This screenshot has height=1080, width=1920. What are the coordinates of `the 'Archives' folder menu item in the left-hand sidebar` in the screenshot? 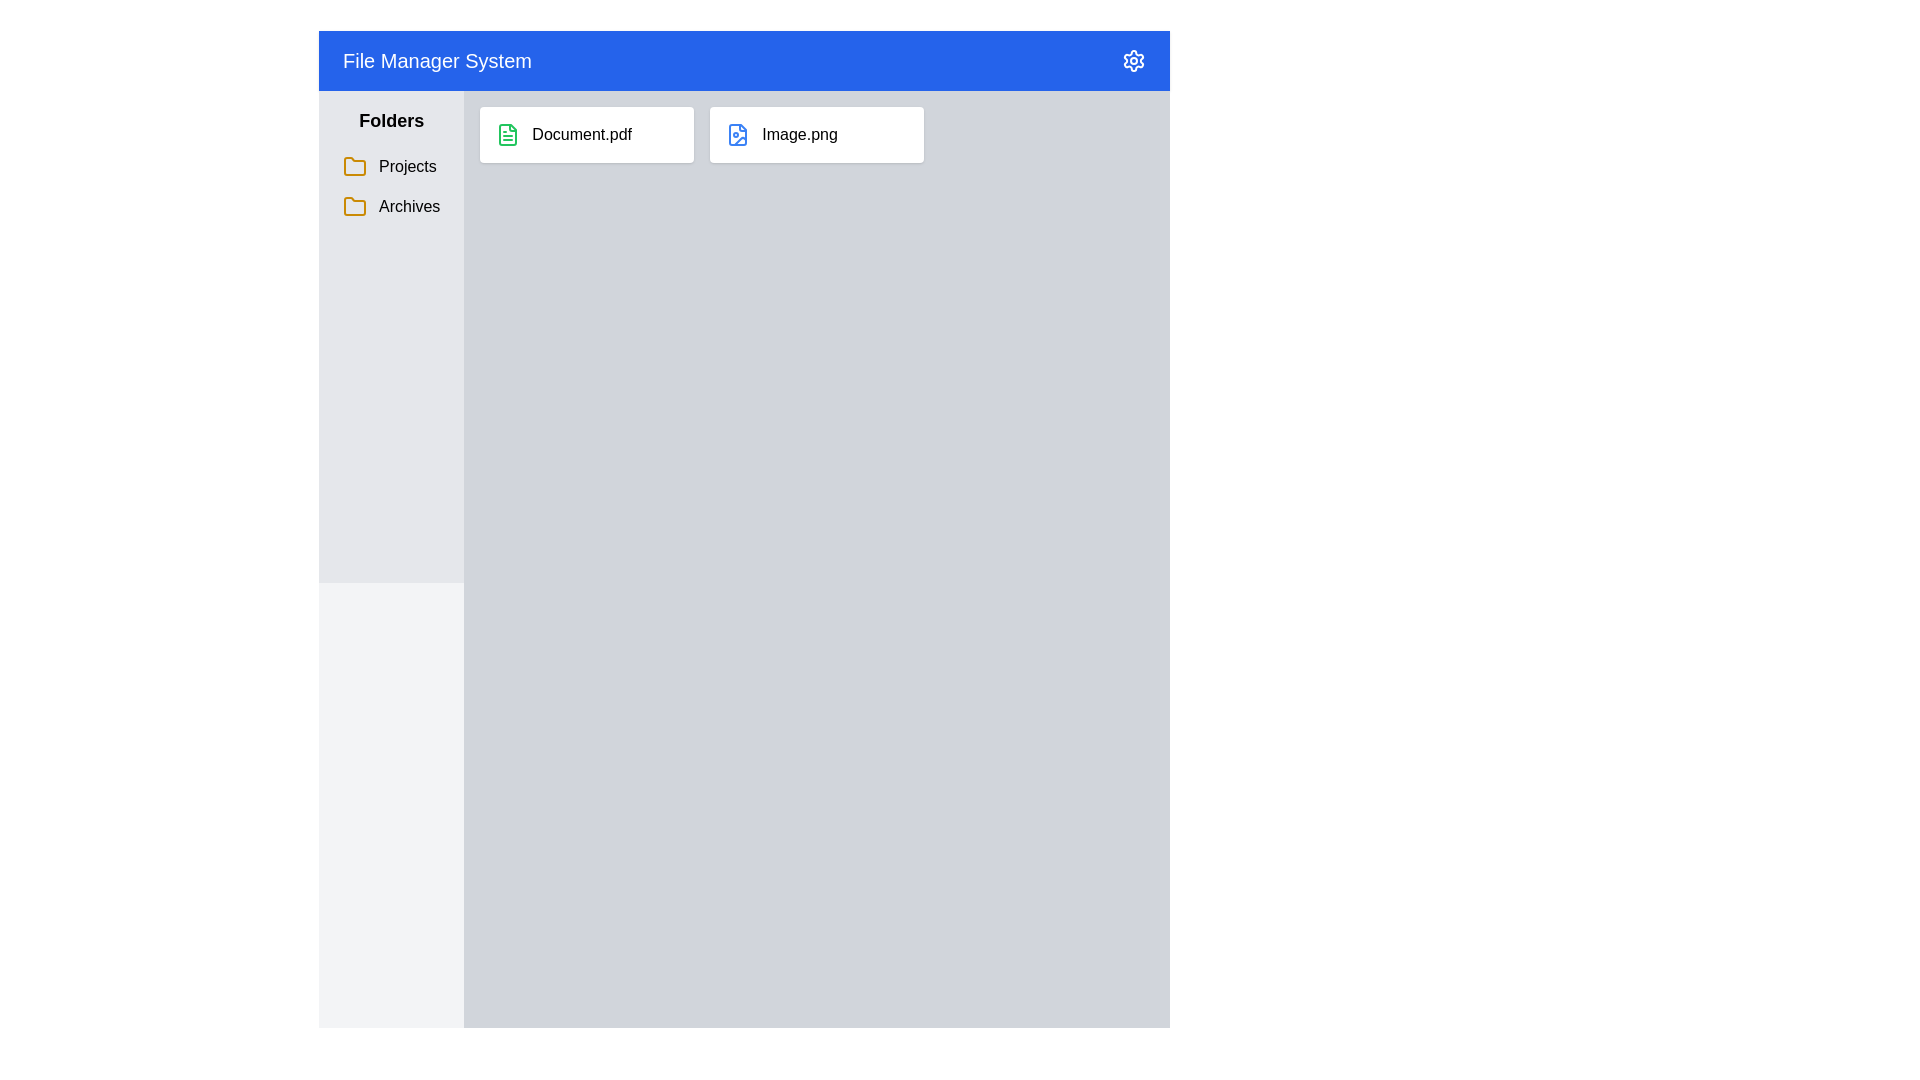 It's located at (391, 207).